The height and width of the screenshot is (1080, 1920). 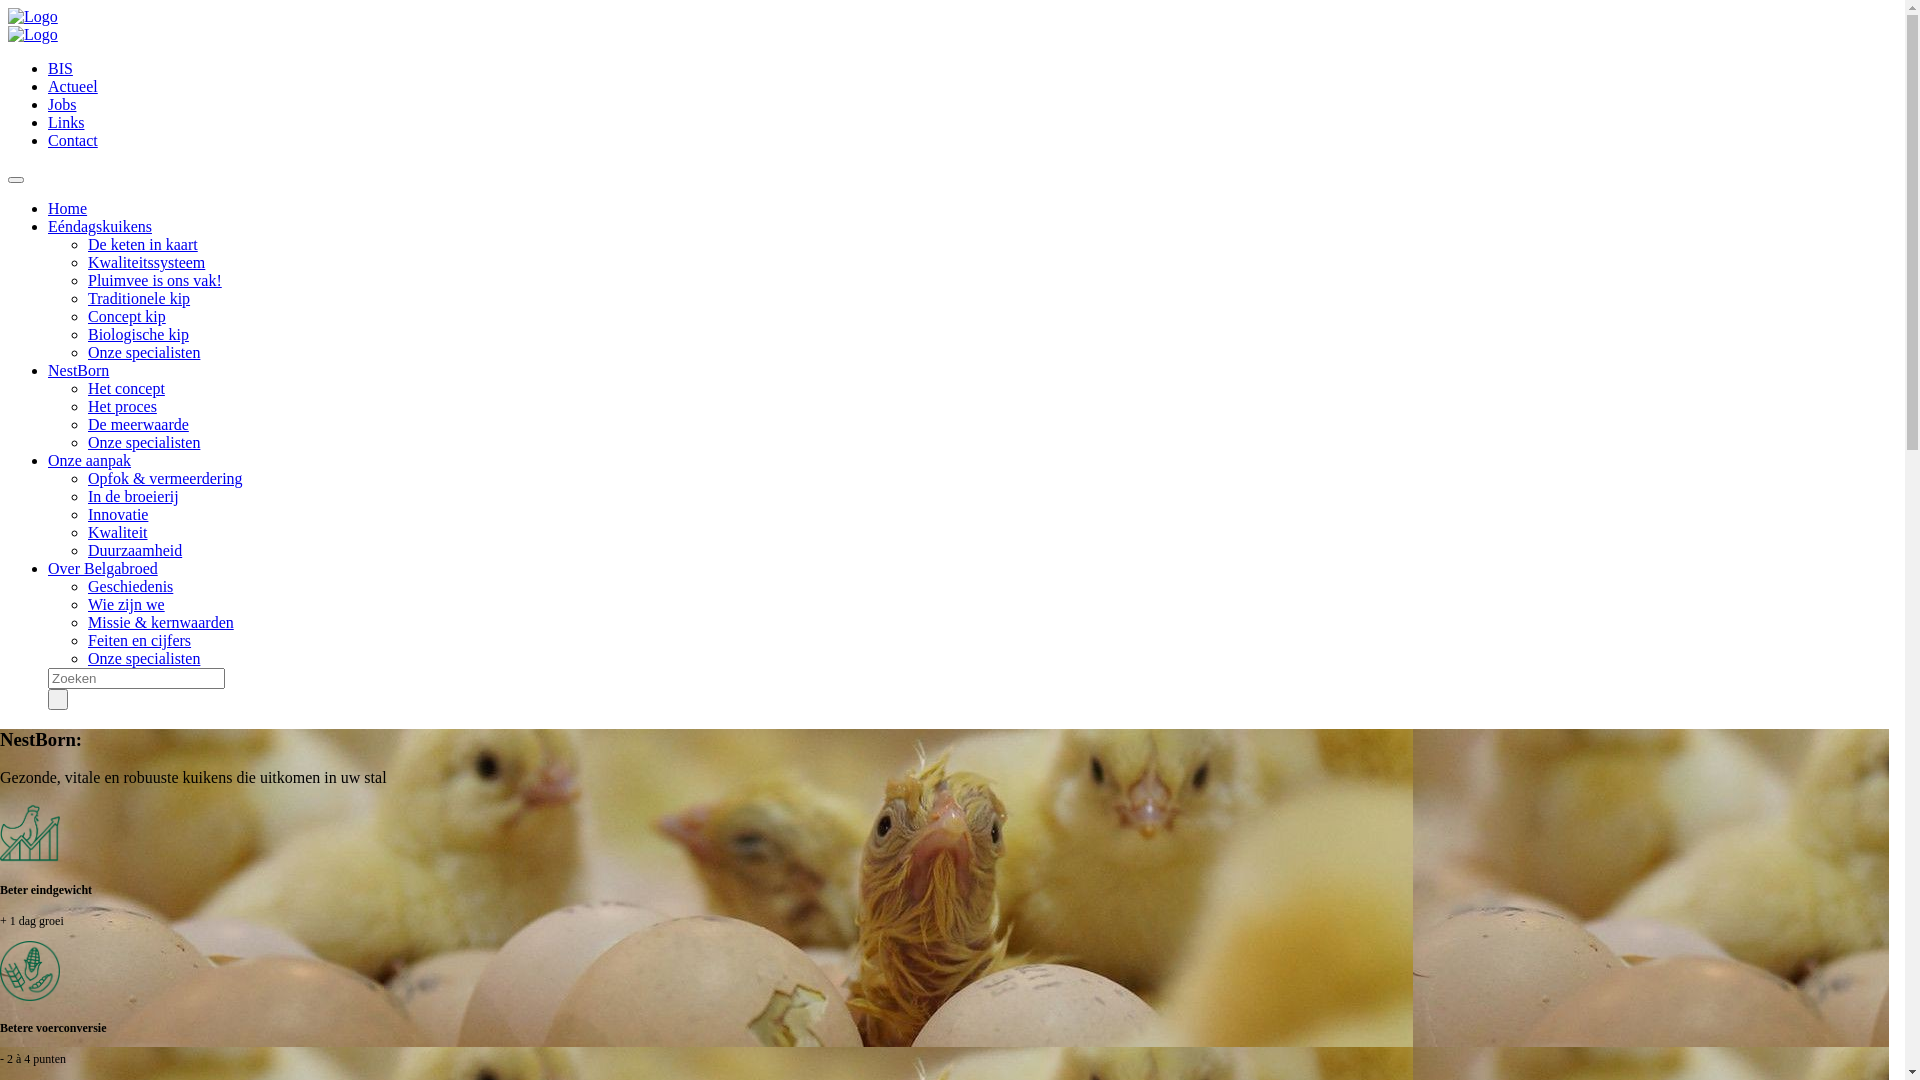 What do you see at coordinates (121, 405) in the screenshot?
I see `'Het proces'` at bounding box center [121, 405].